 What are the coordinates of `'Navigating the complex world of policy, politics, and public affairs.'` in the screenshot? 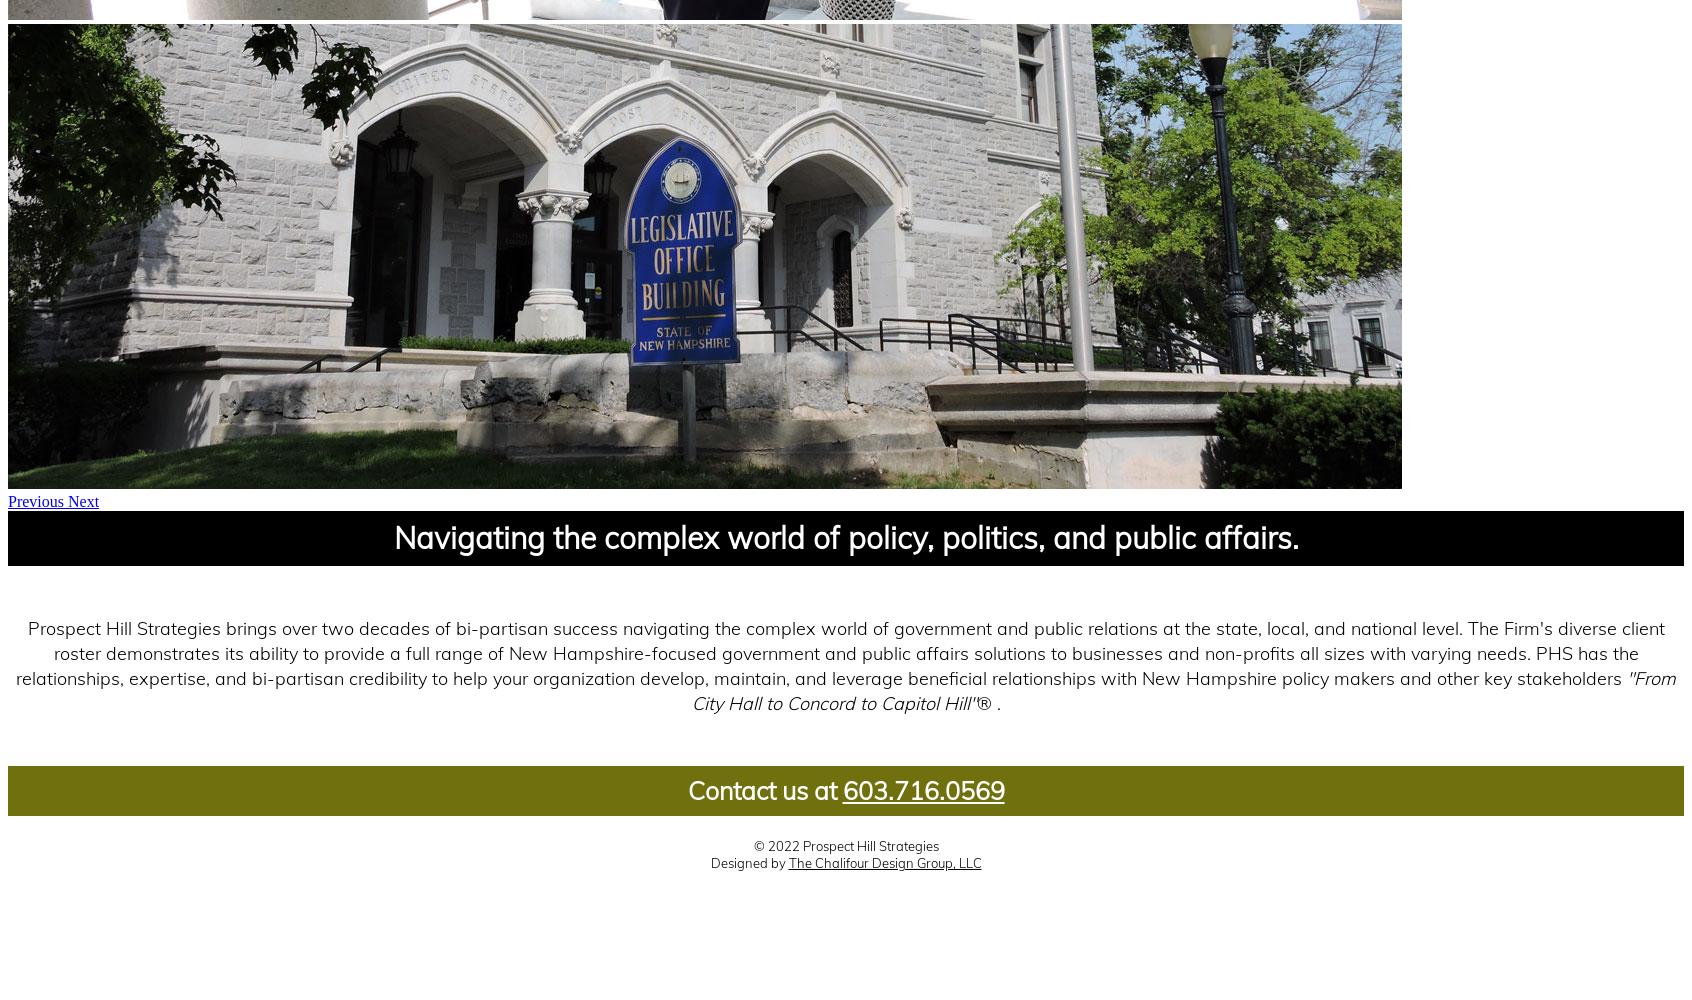 It's located at (845, 538).